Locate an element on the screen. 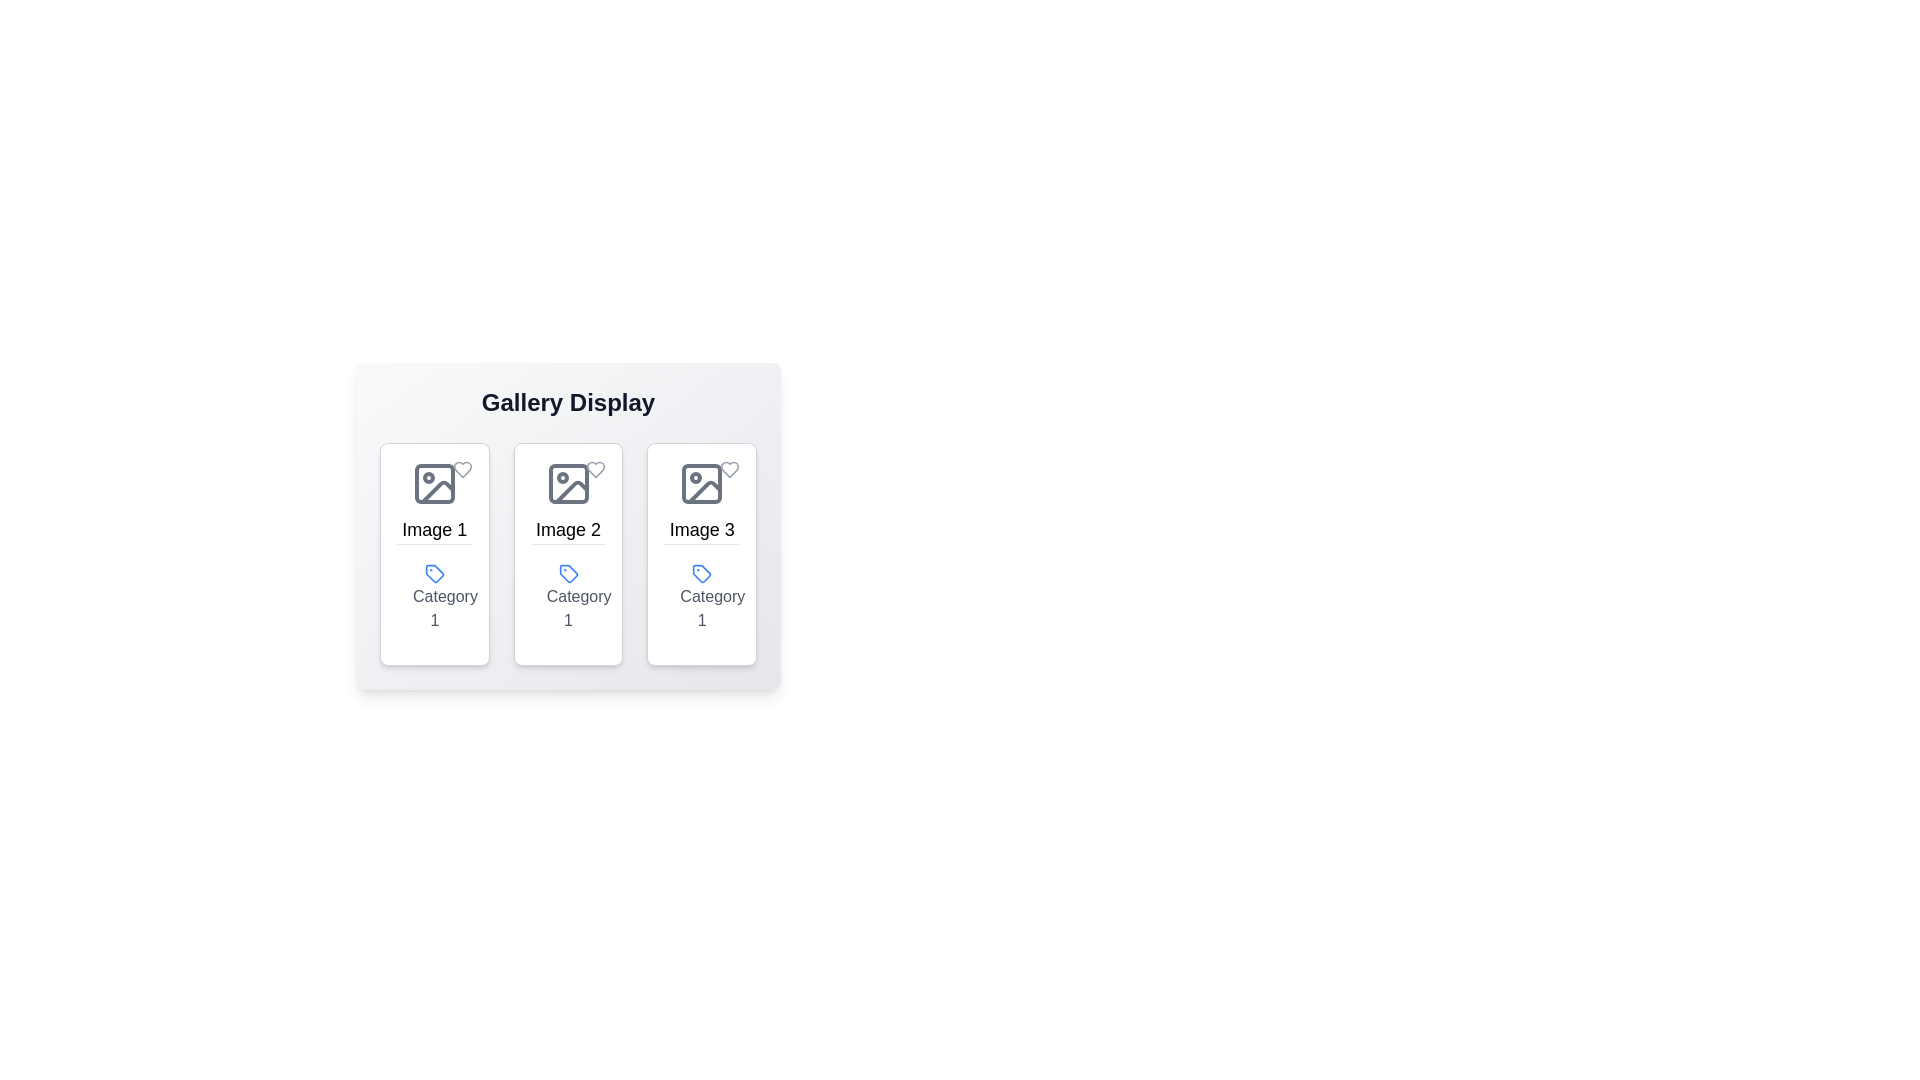 The height and width of the screenshot is (1080, 1920). the Decorative SVG Icon resembling a price tag or label, which has a blue outline and is located near the text labeled 'Category 1' below 'Image 3' is located at coordinates (702, 573).